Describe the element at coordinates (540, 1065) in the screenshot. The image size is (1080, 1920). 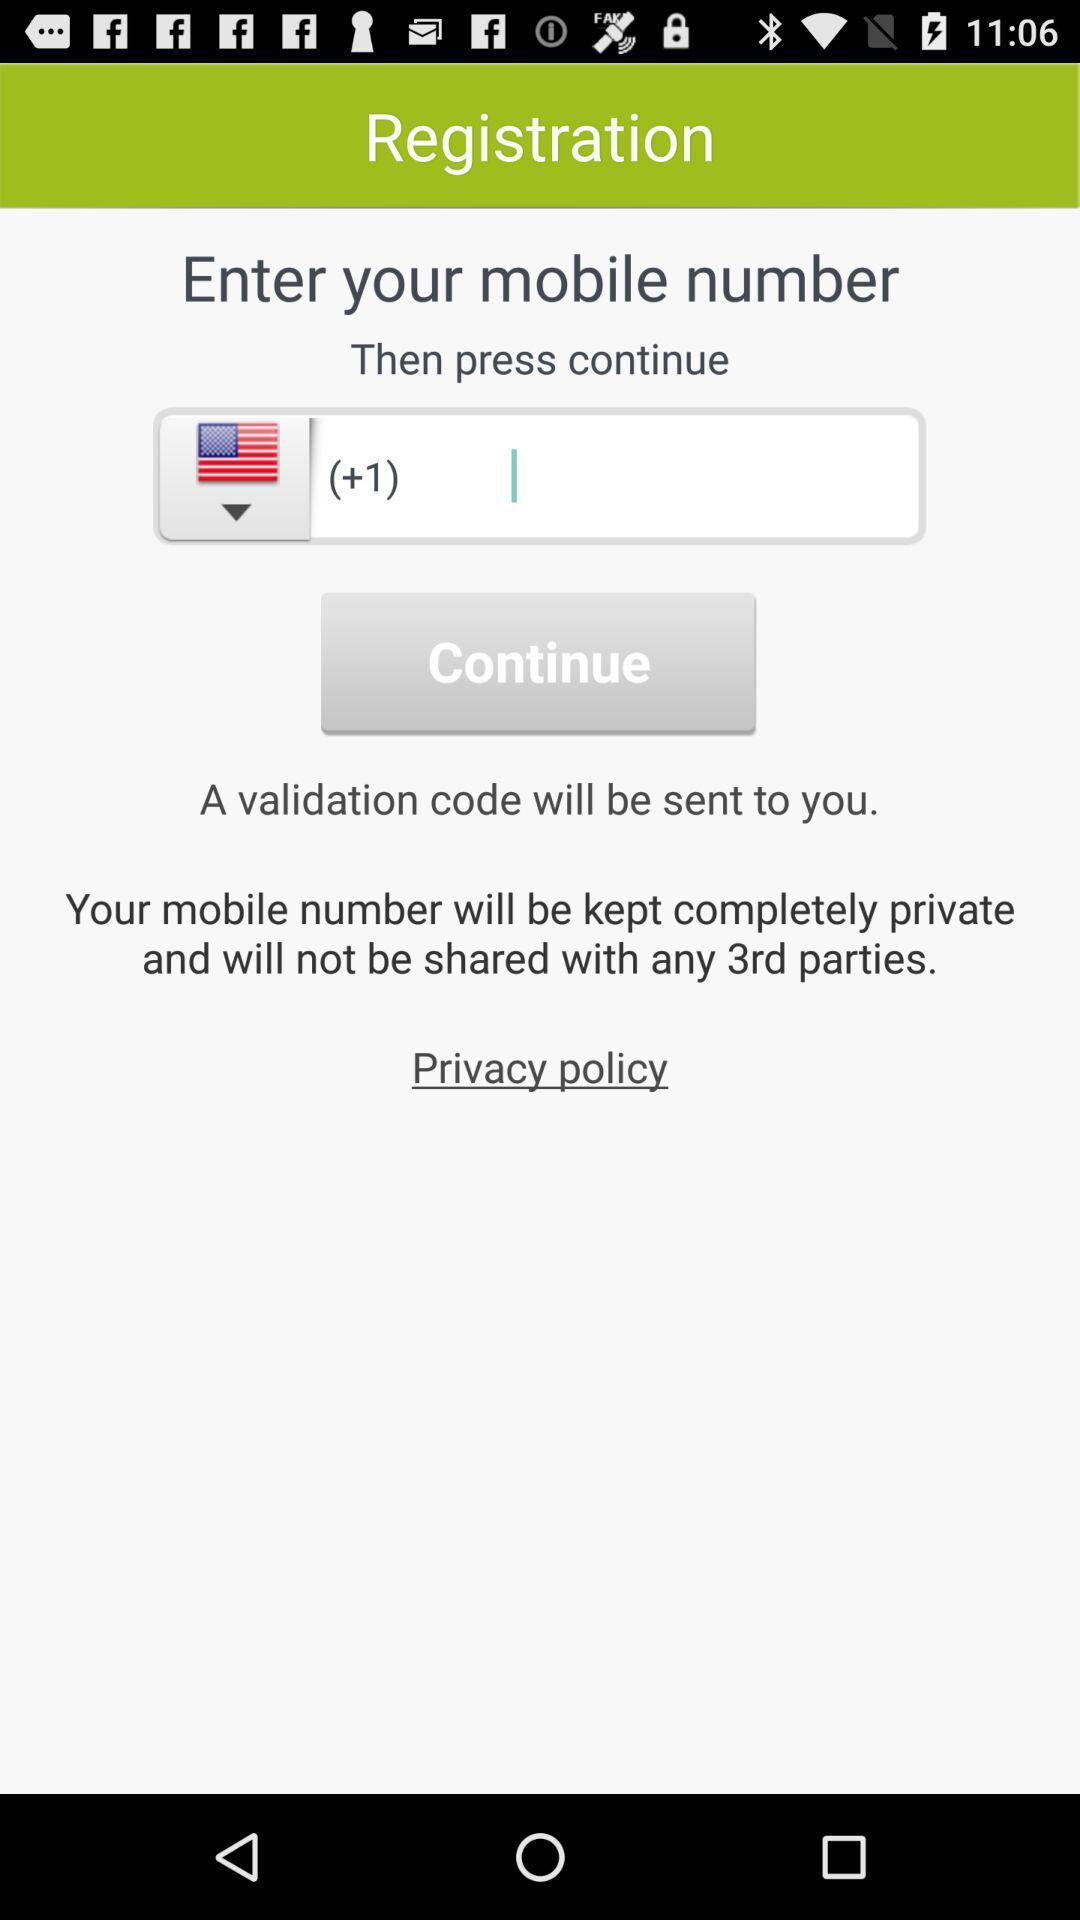
I see `the privacy policy icon` at that location.